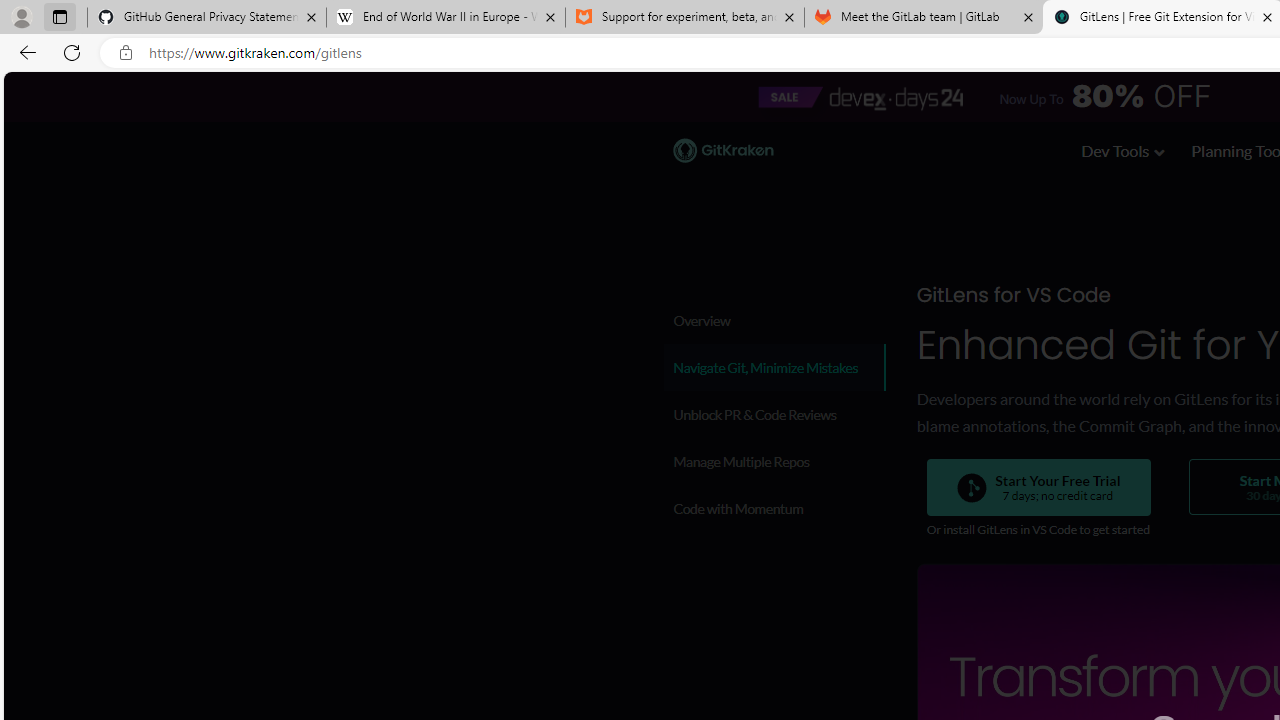  Describe the element at coordinates (773, 367) in the screenshot. I see `'Navigate Git, Minimize Mistakes'` at that location.